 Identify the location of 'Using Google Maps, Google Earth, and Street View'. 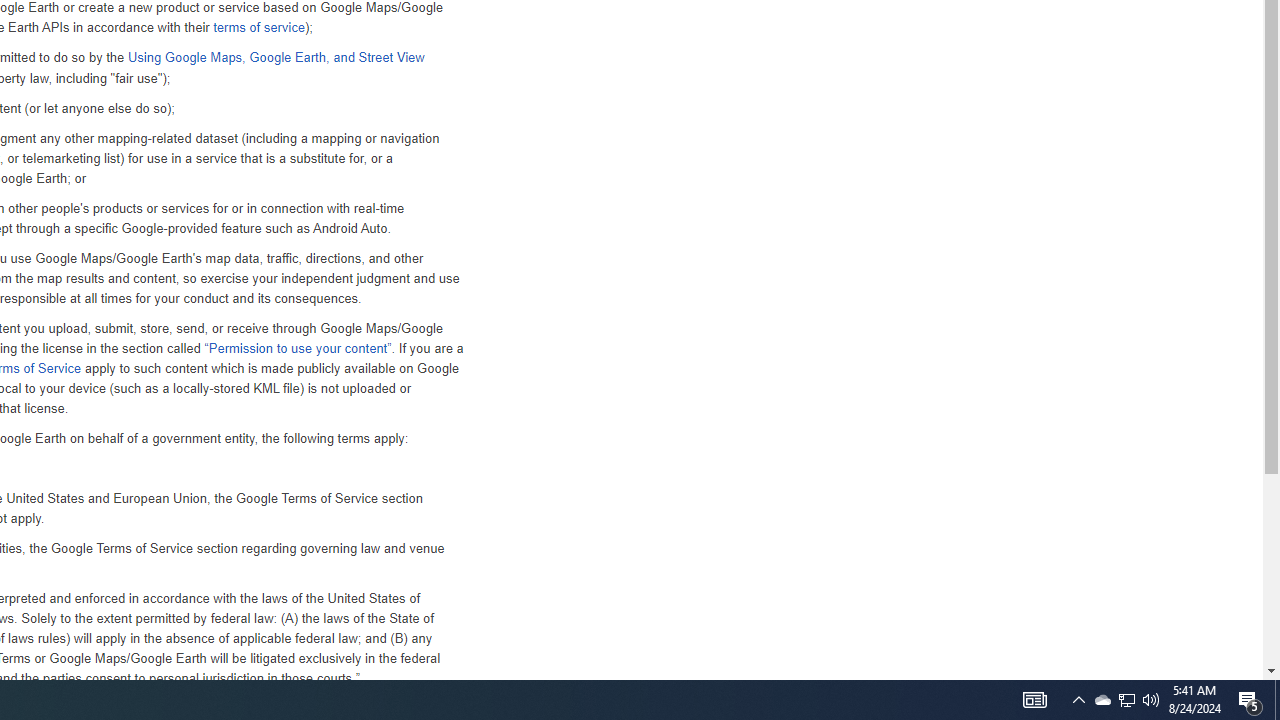
(274, 56).